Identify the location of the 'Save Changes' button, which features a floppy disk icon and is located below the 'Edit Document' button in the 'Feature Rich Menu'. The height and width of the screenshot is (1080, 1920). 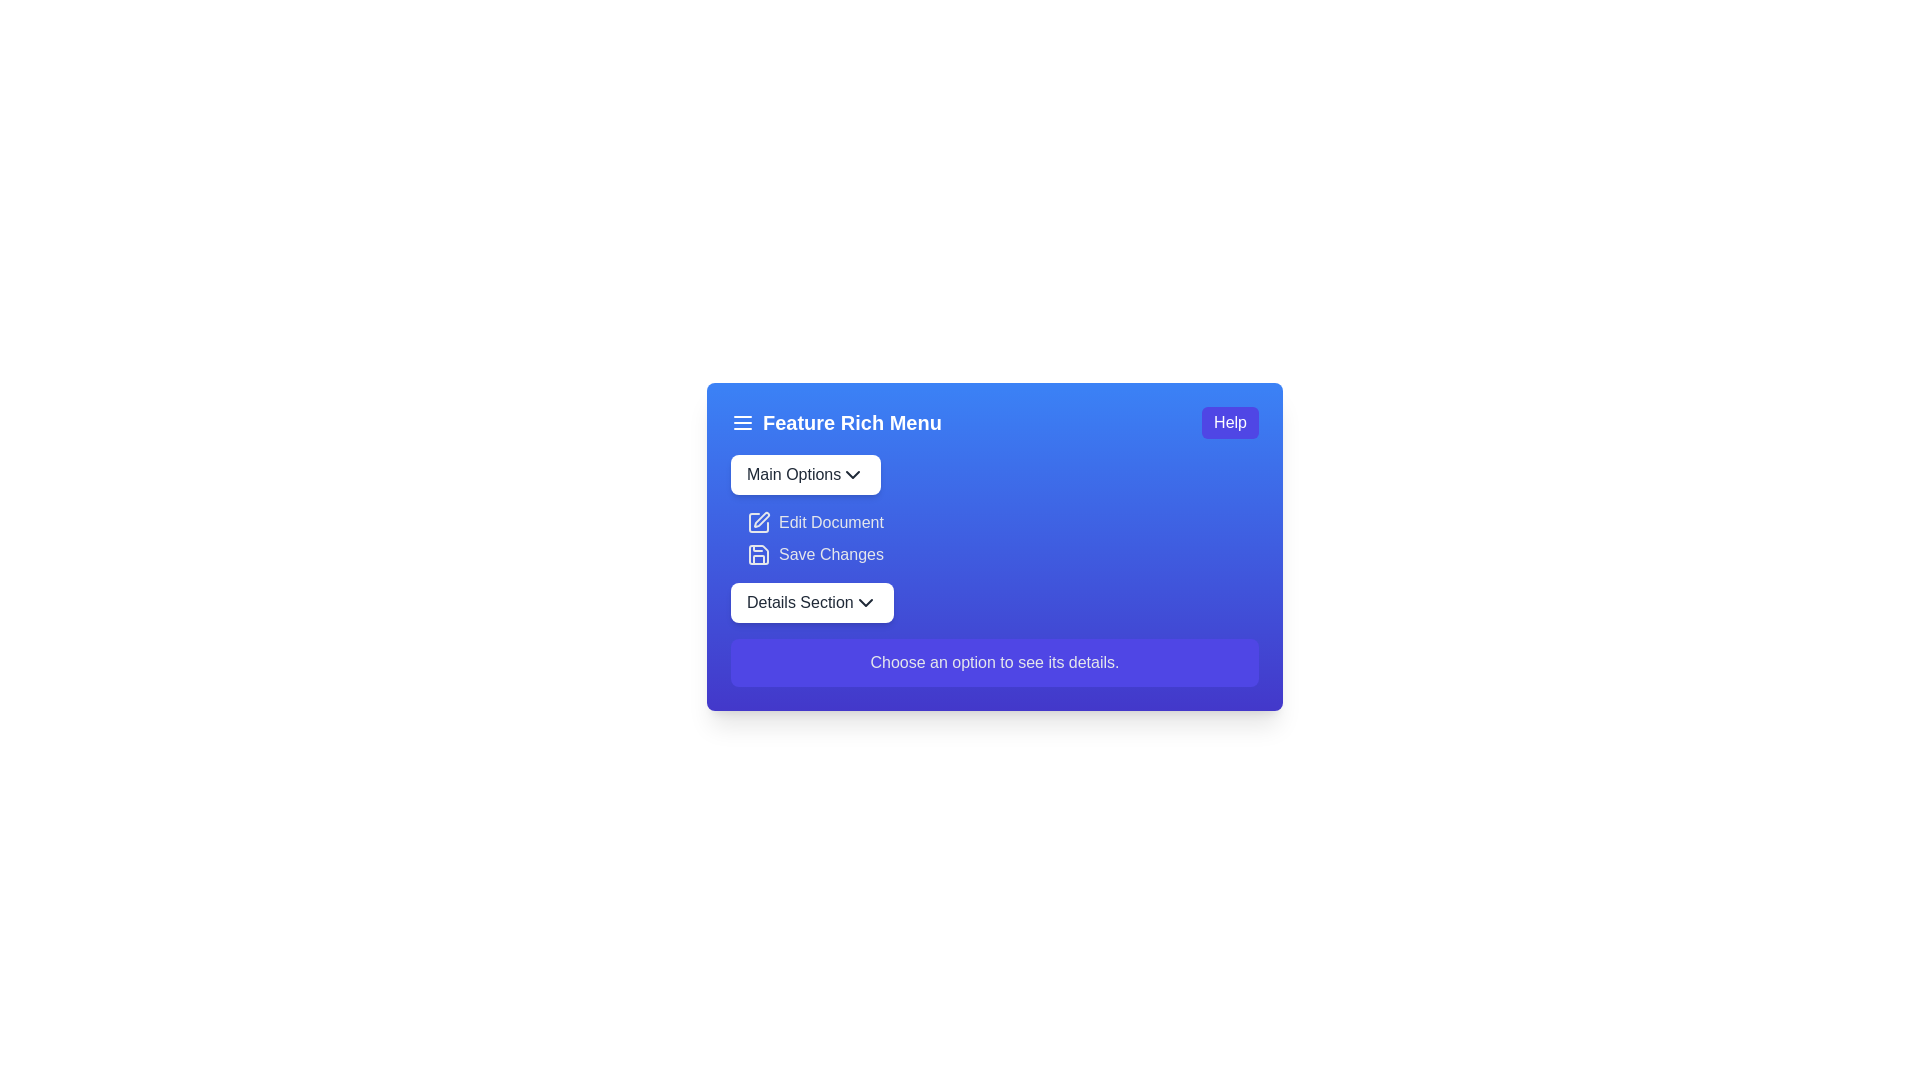
(815, 555).